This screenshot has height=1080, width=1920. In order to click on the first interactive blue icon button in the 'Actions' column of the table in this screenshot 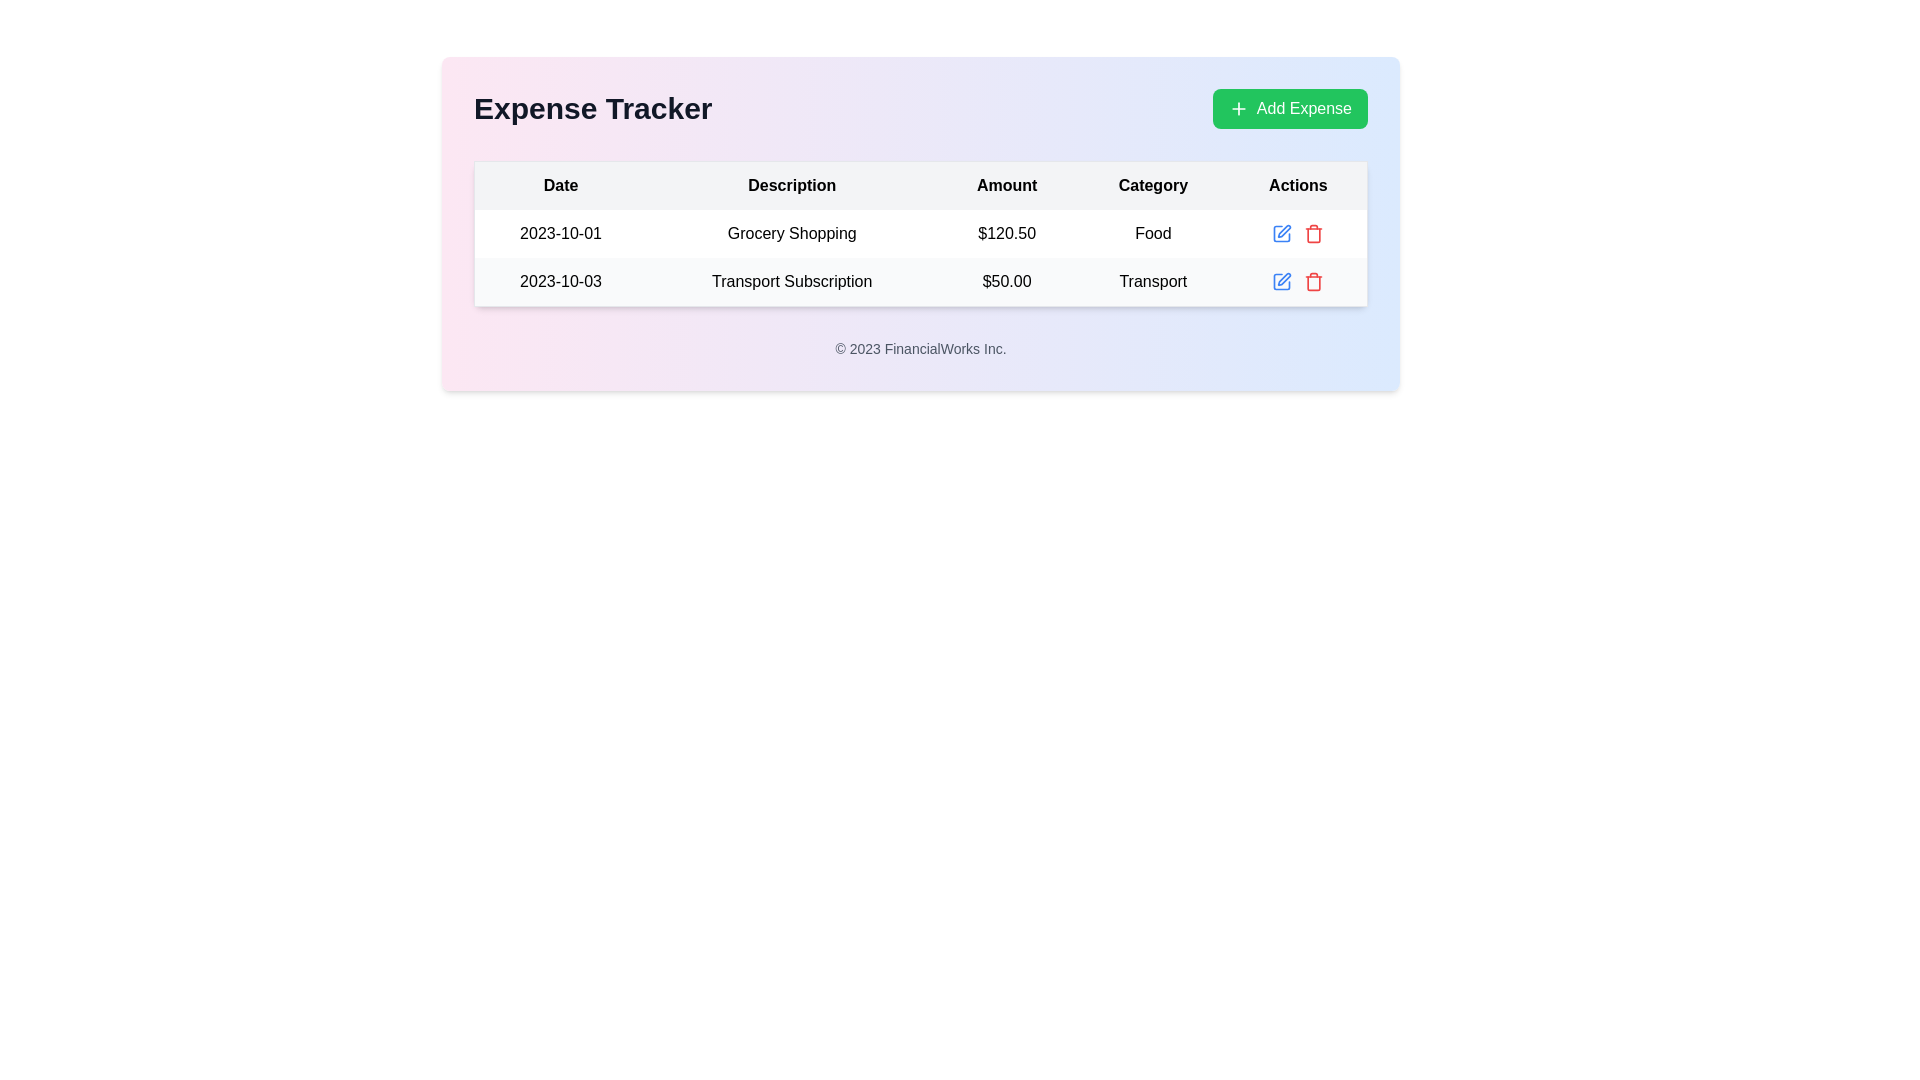, I will do `click(1282, 233)`.